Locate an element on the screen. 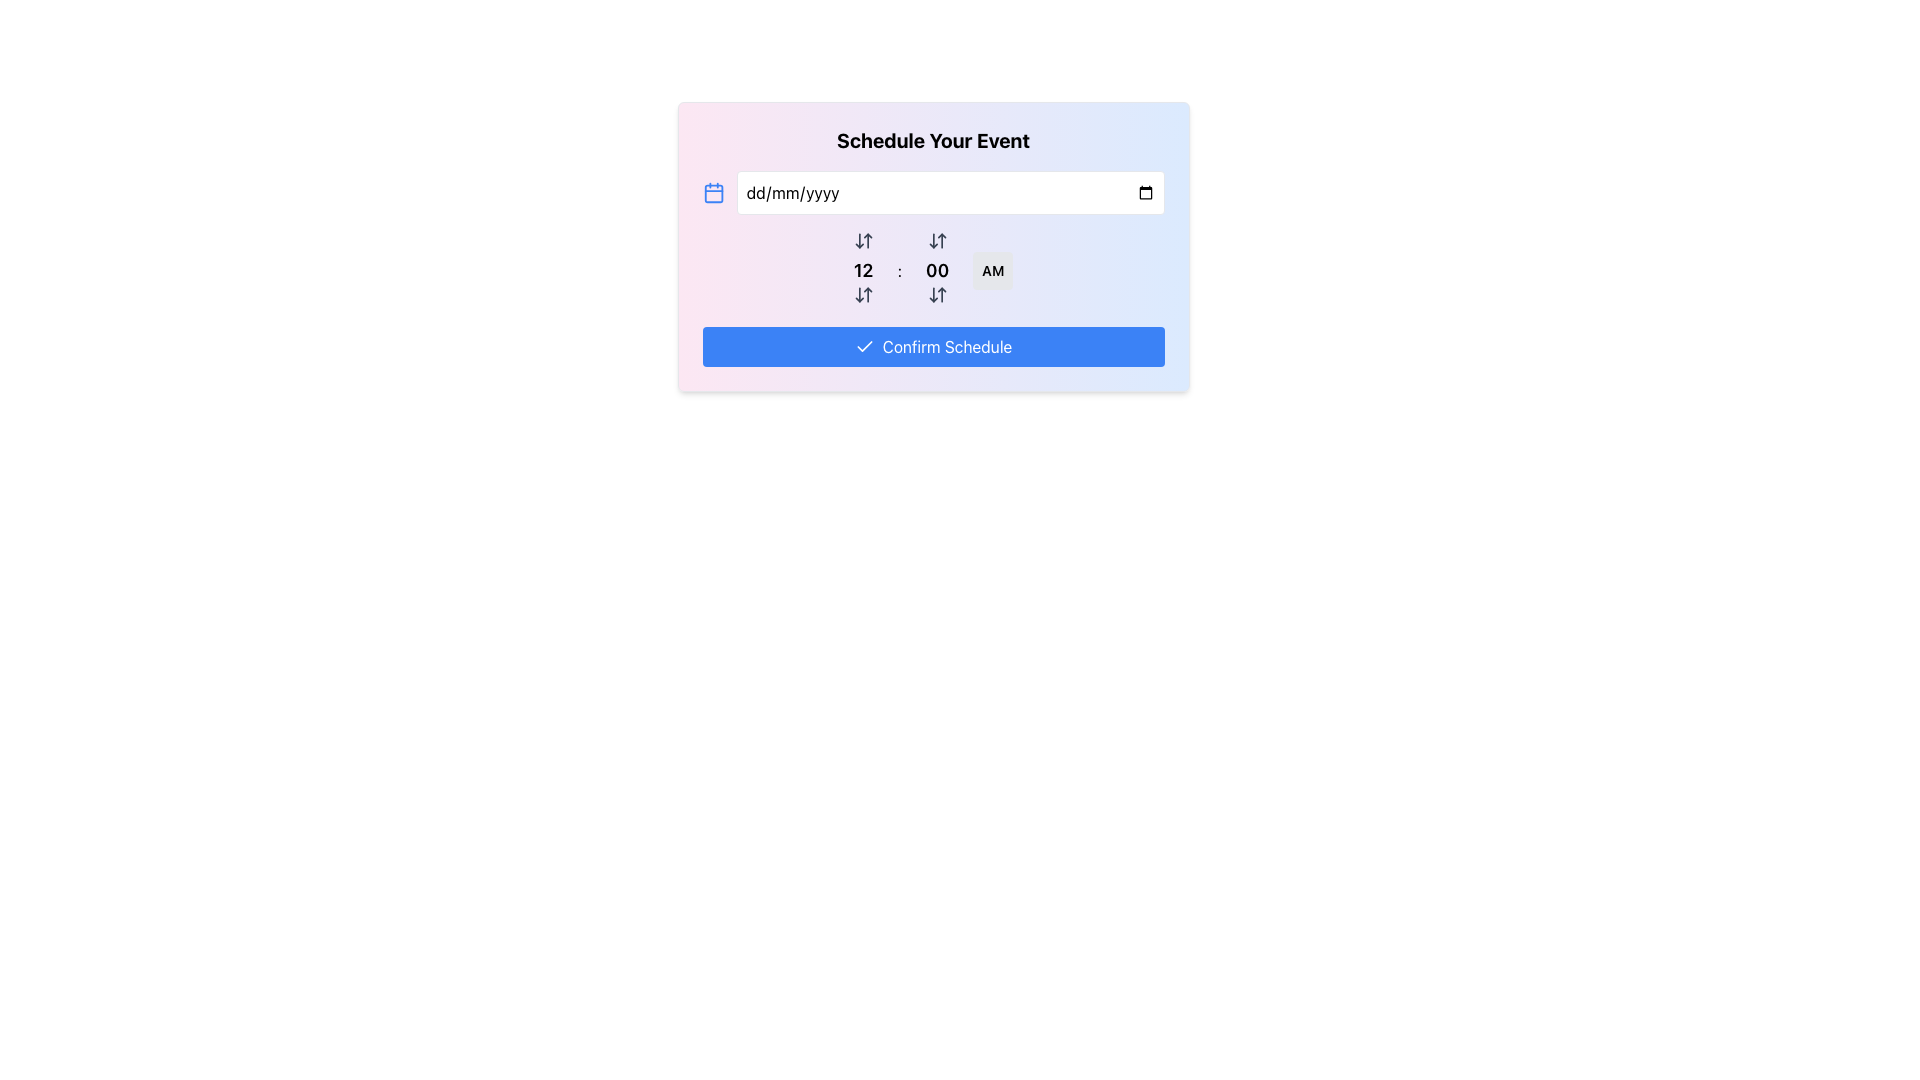 The width and height of the screenshot is (1920, 1080). the blue button labeled 'Confirm Schedule' by clicking on it is located at coordinates (946, 346).